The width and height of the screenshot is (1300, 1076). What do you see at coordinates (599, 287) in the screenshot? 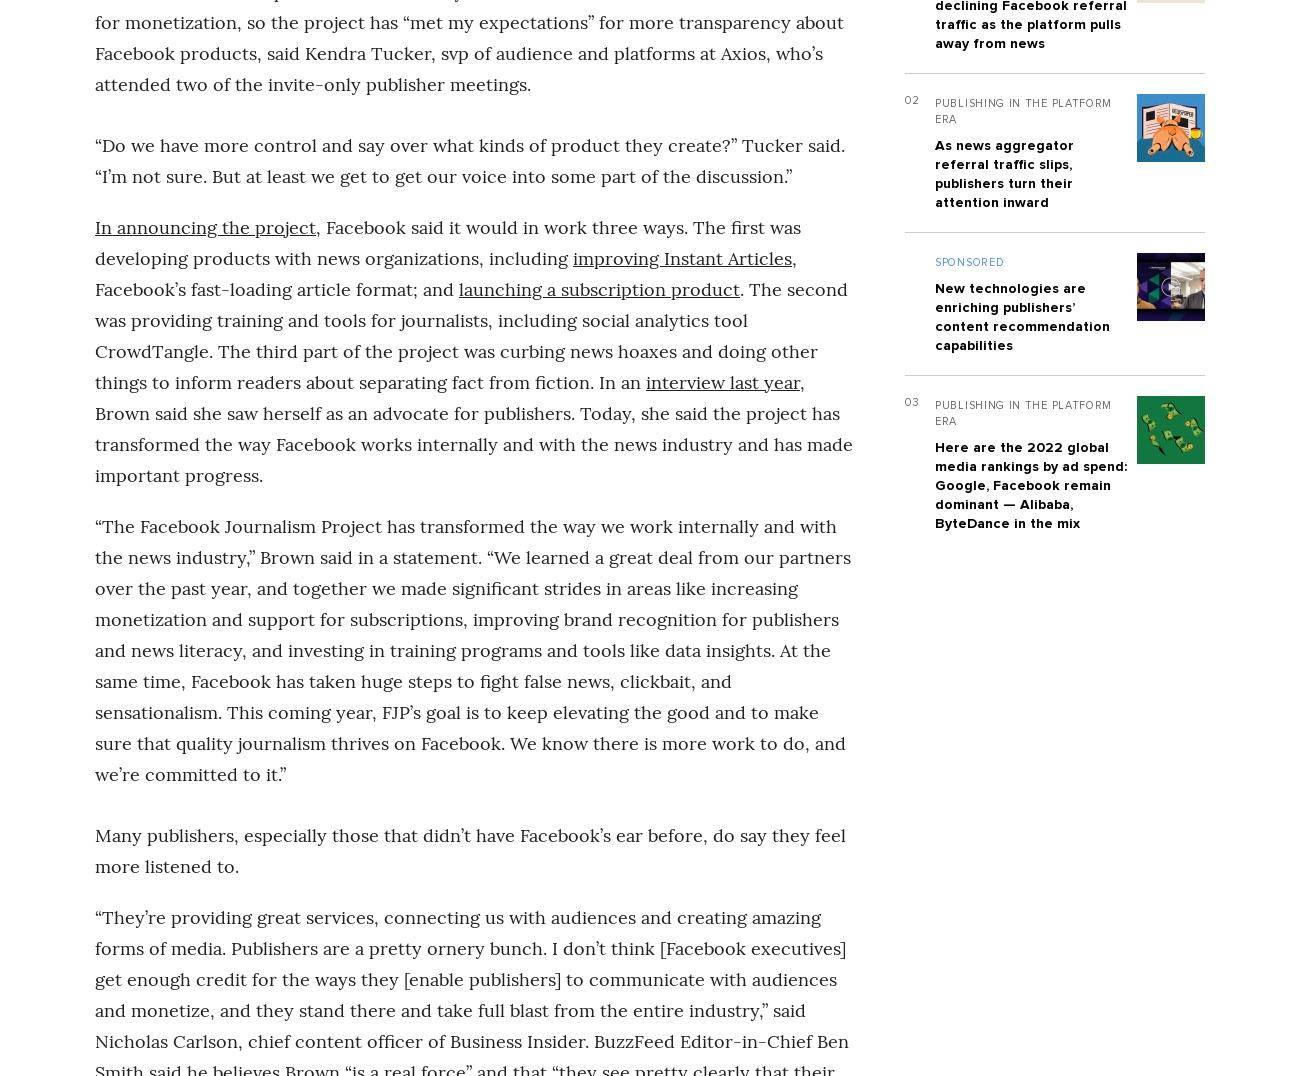
I see `'launching a subscription product'` at bounding box center [599, 287].